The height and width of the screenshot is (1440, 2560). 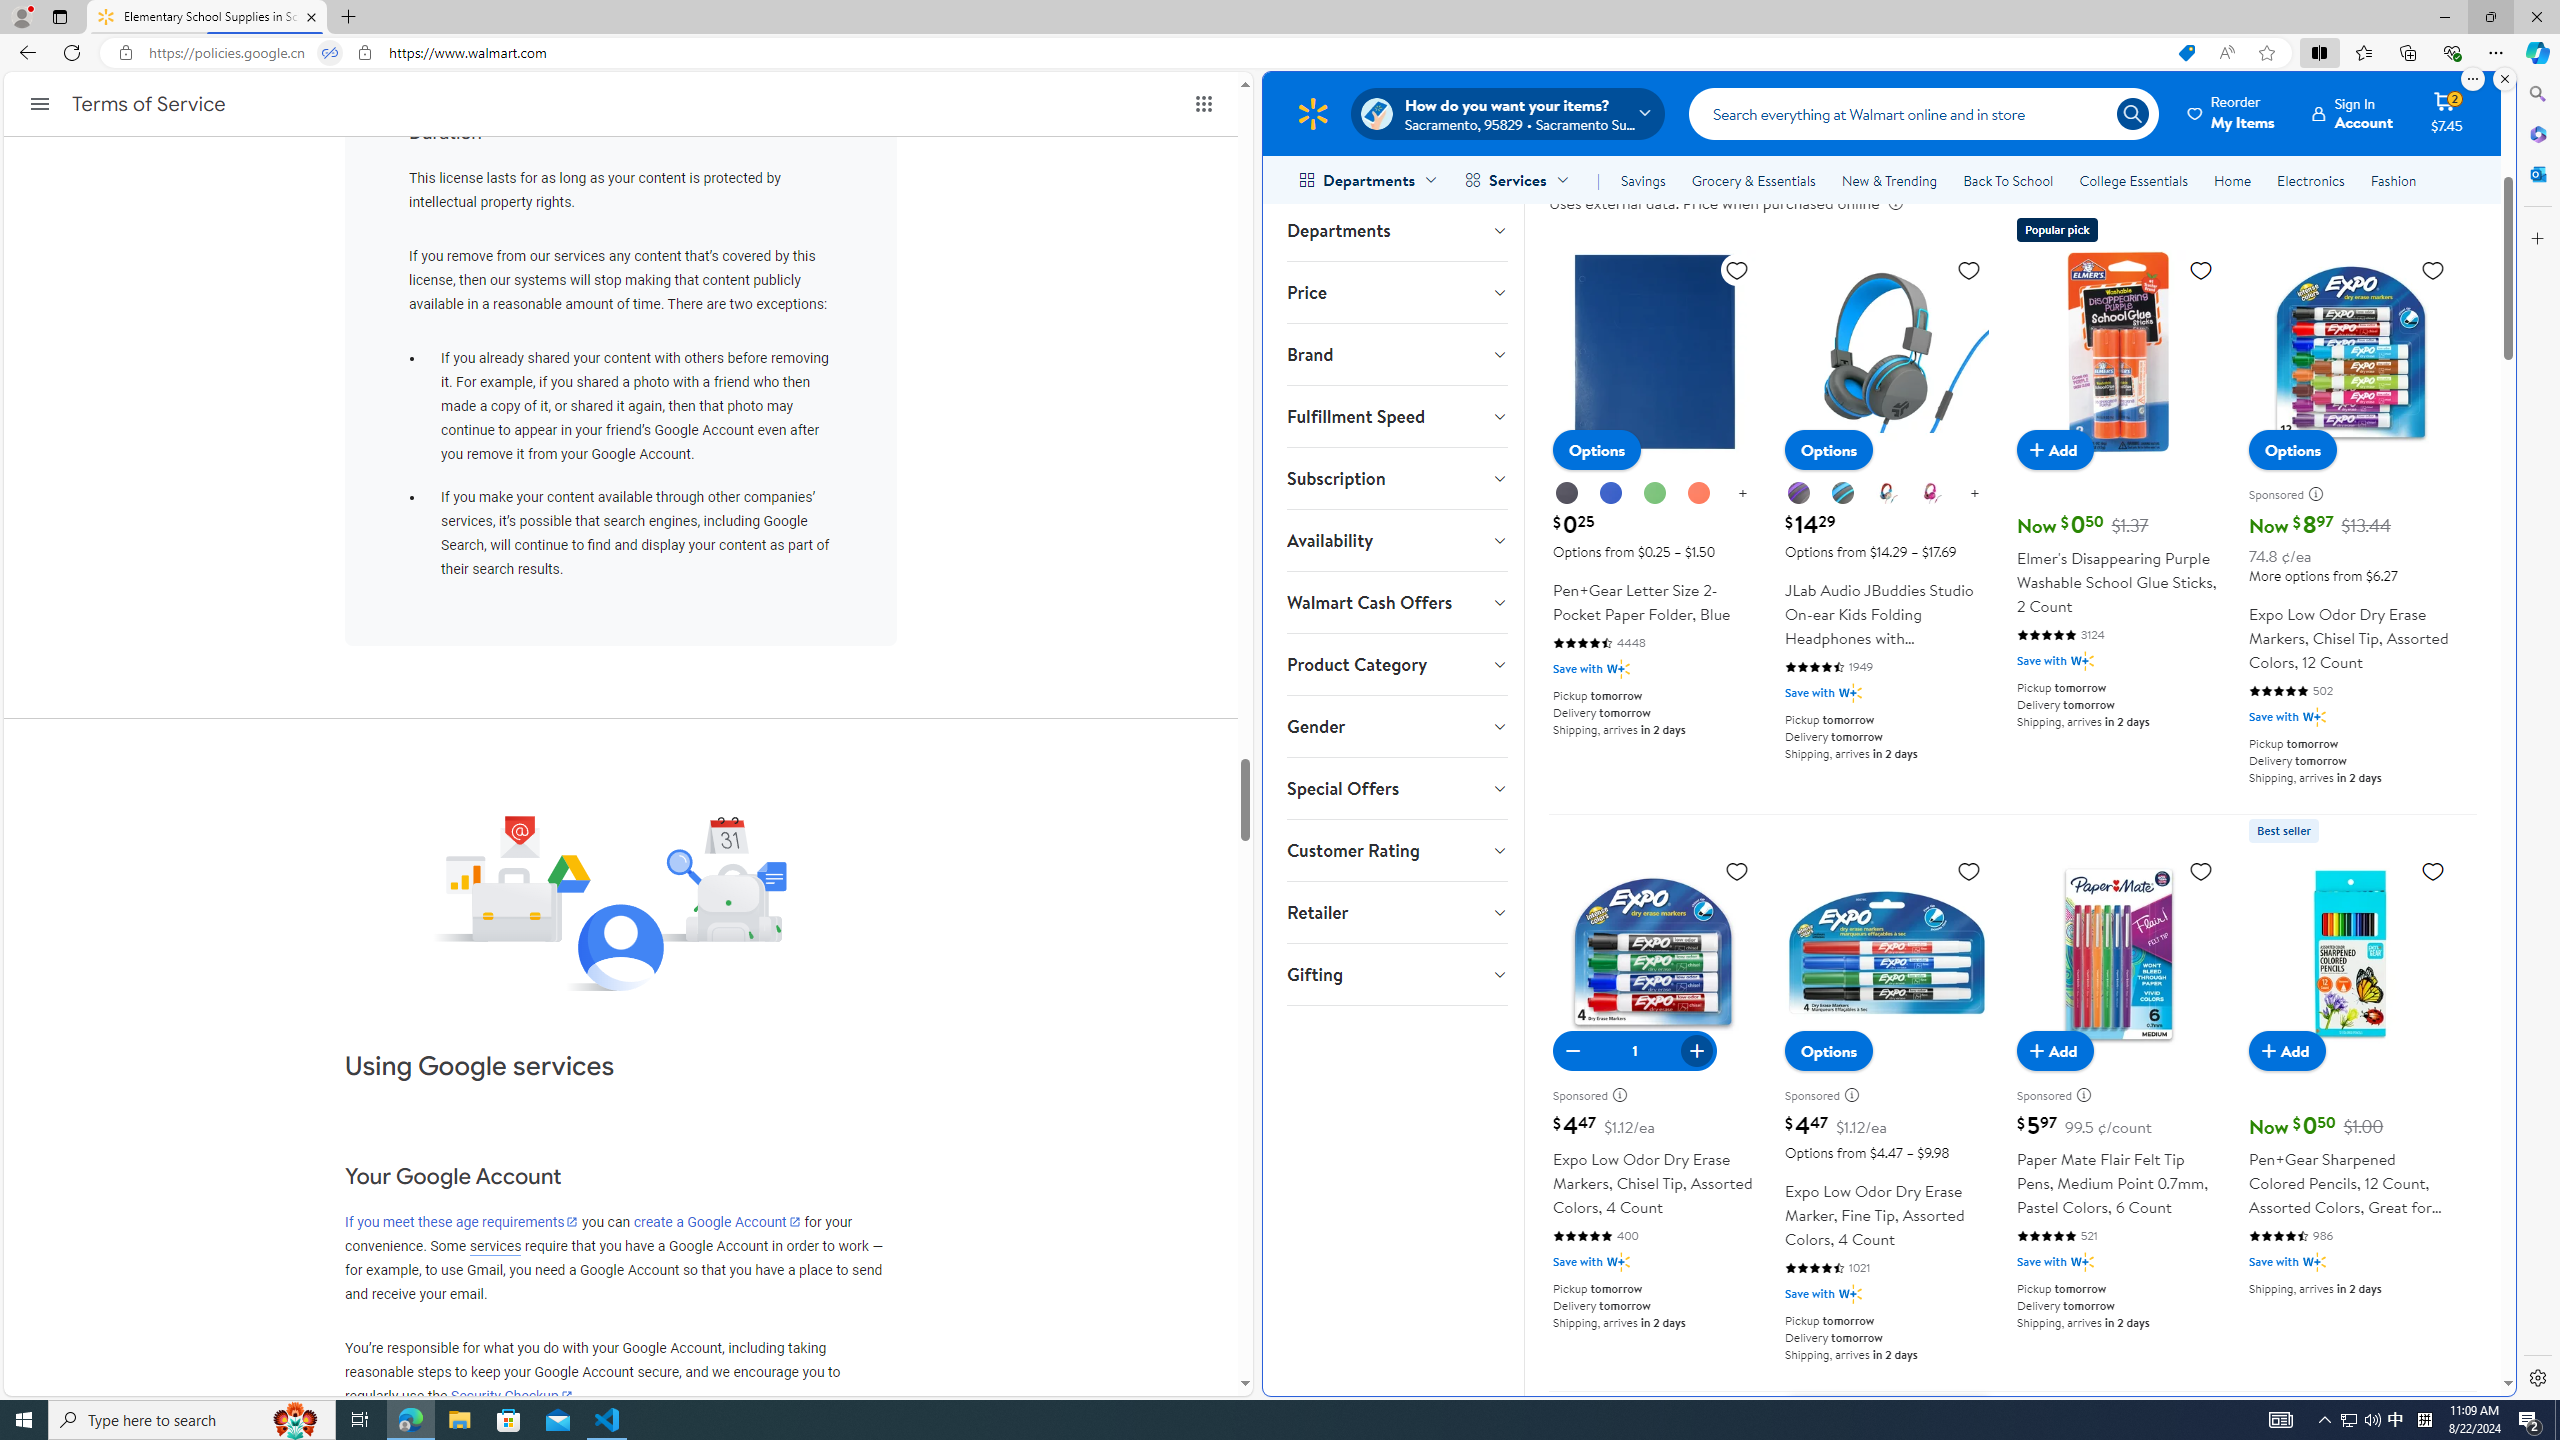 I want to click on 'Home', so click(x=2231, y=180).